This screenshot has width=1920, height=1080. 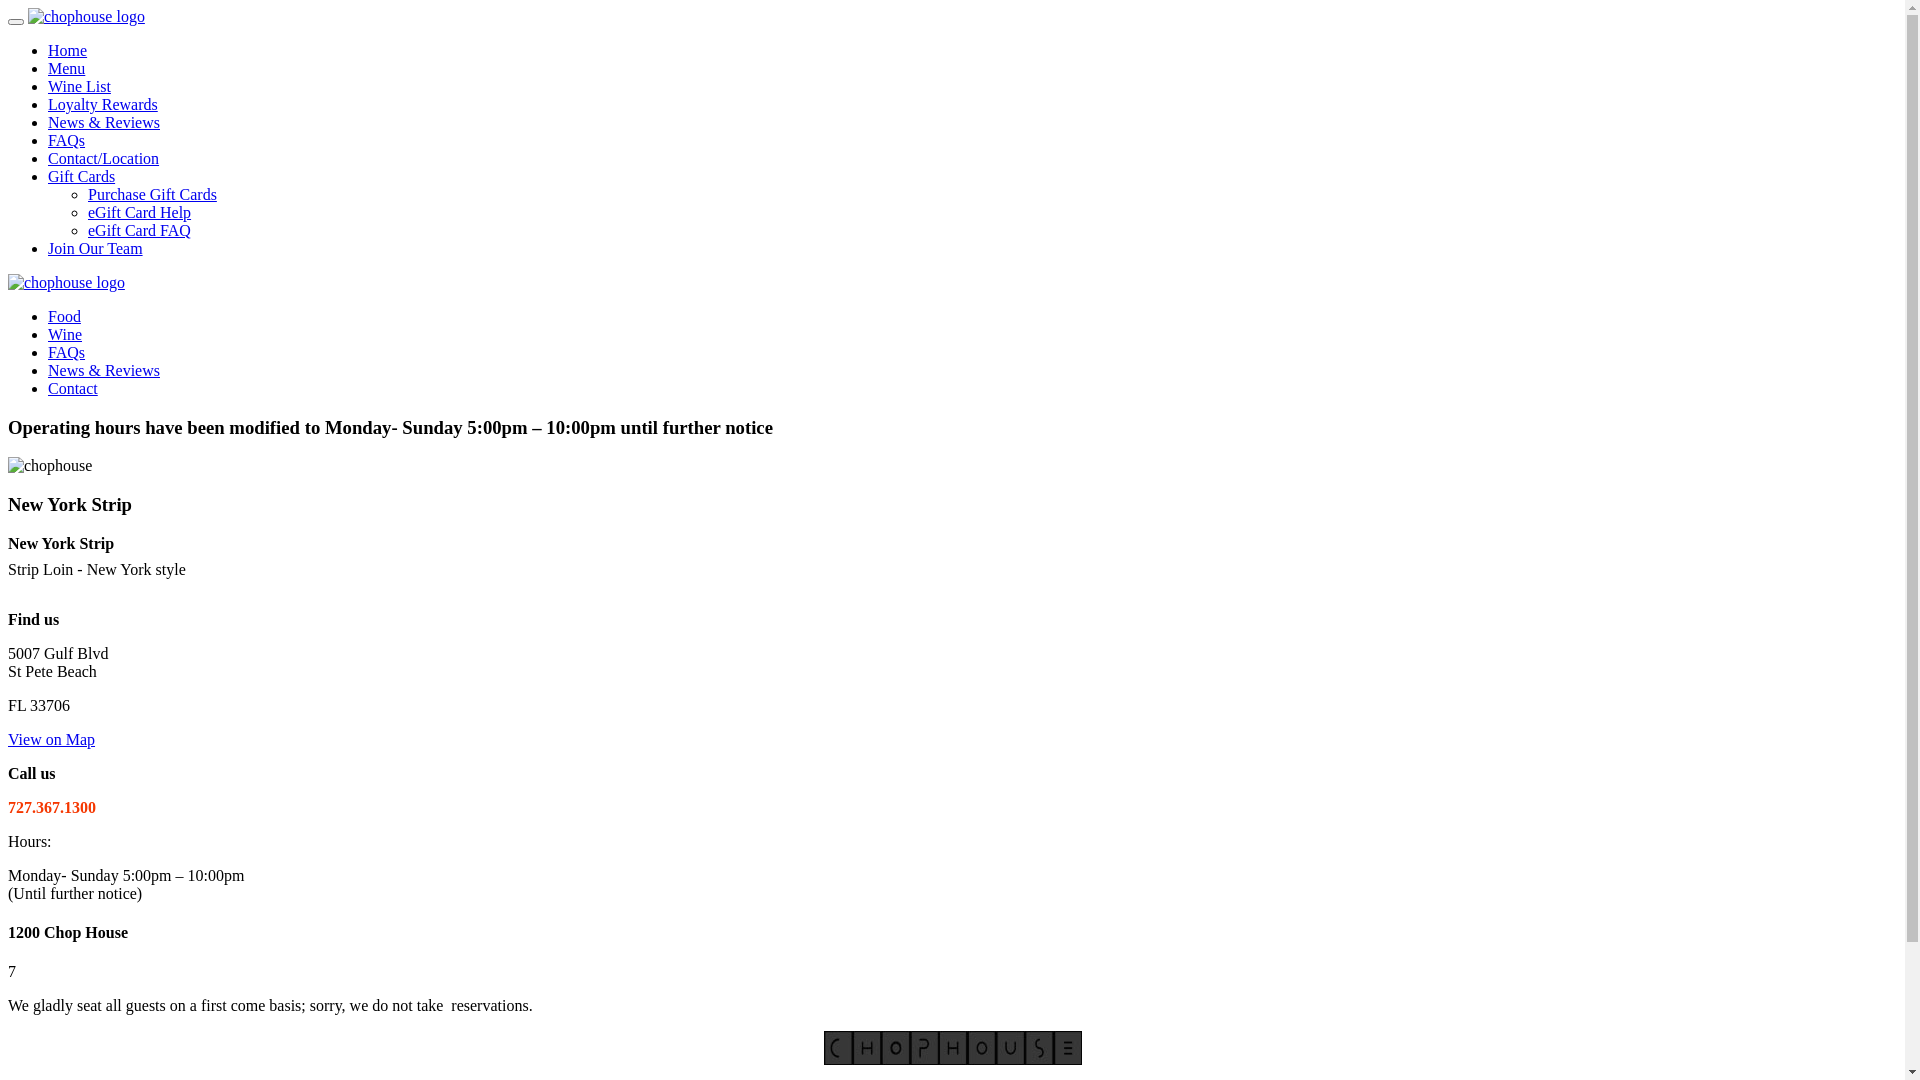 I want to click on 'Contact/Location', so click(x=102, y=157).